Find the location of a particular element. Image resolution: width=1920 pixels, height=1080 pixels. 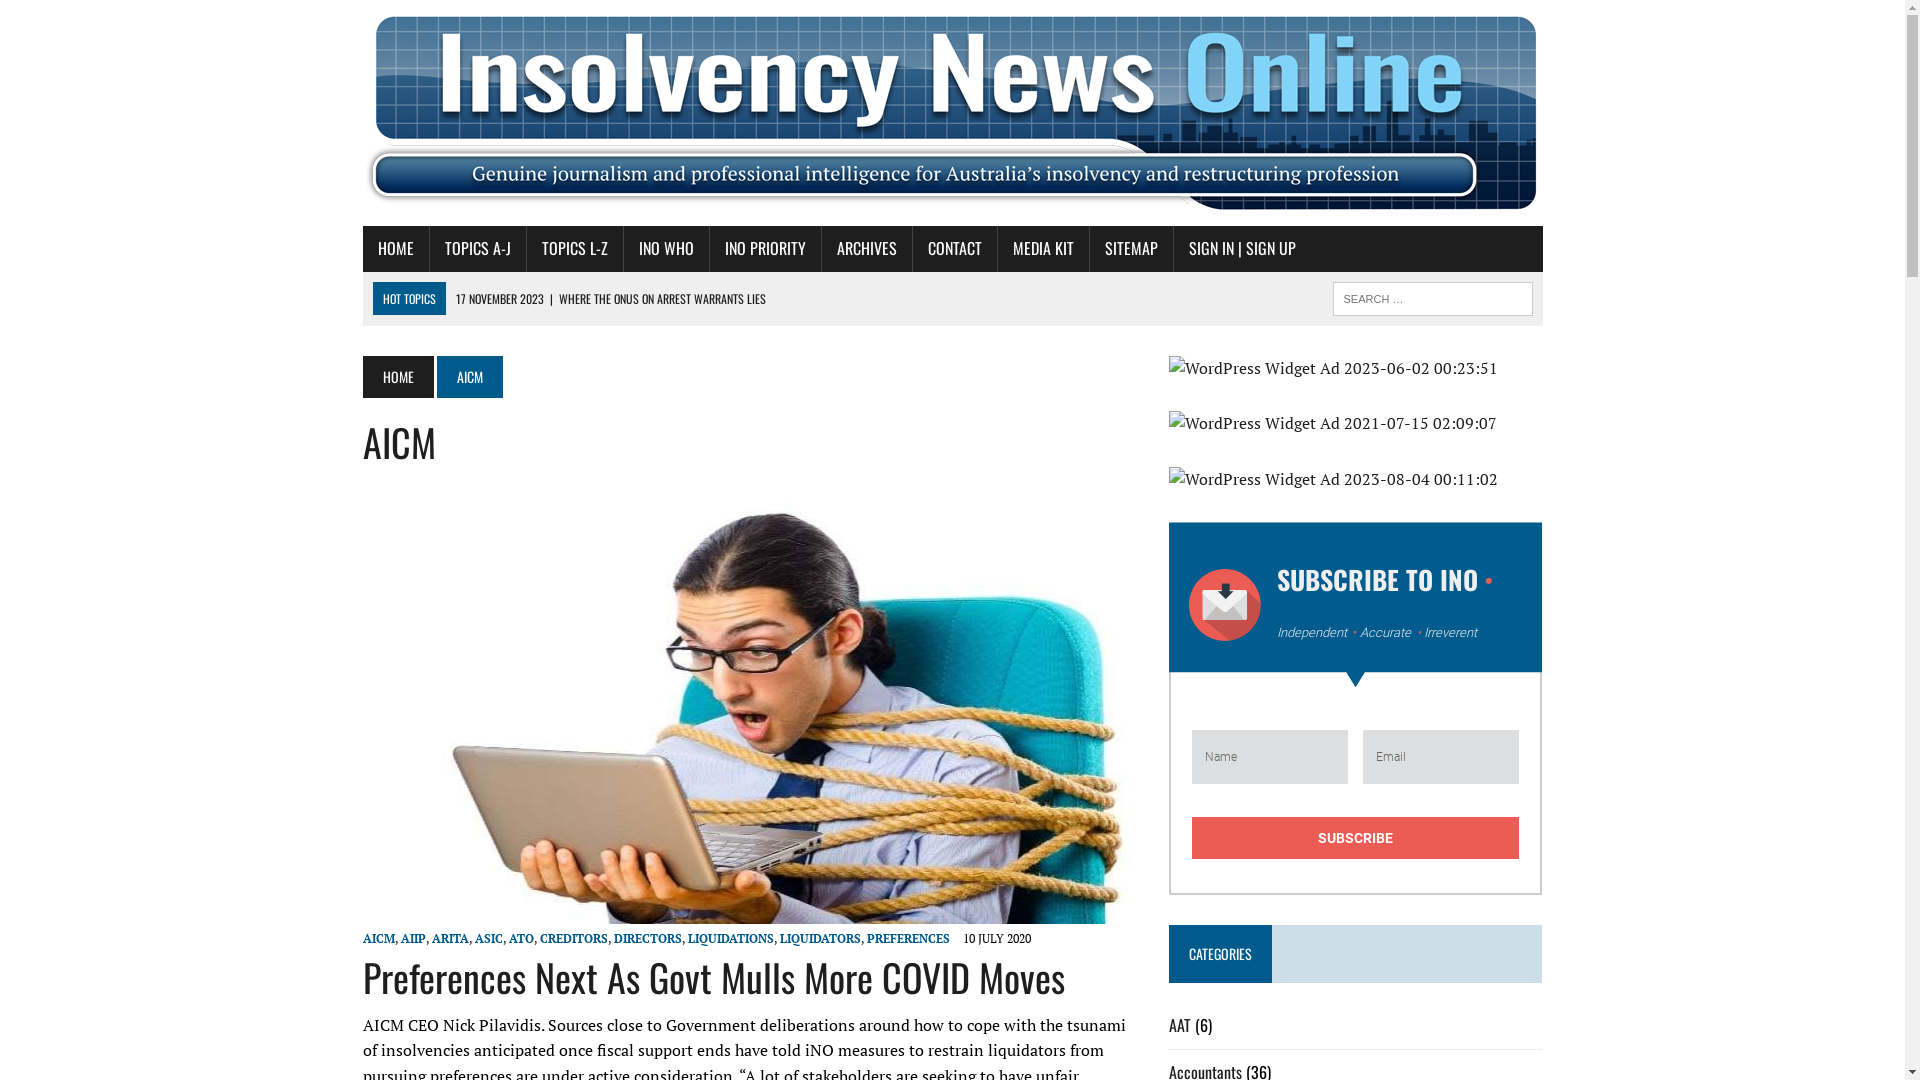

'AIIP' is located at coordinates (399, 938).